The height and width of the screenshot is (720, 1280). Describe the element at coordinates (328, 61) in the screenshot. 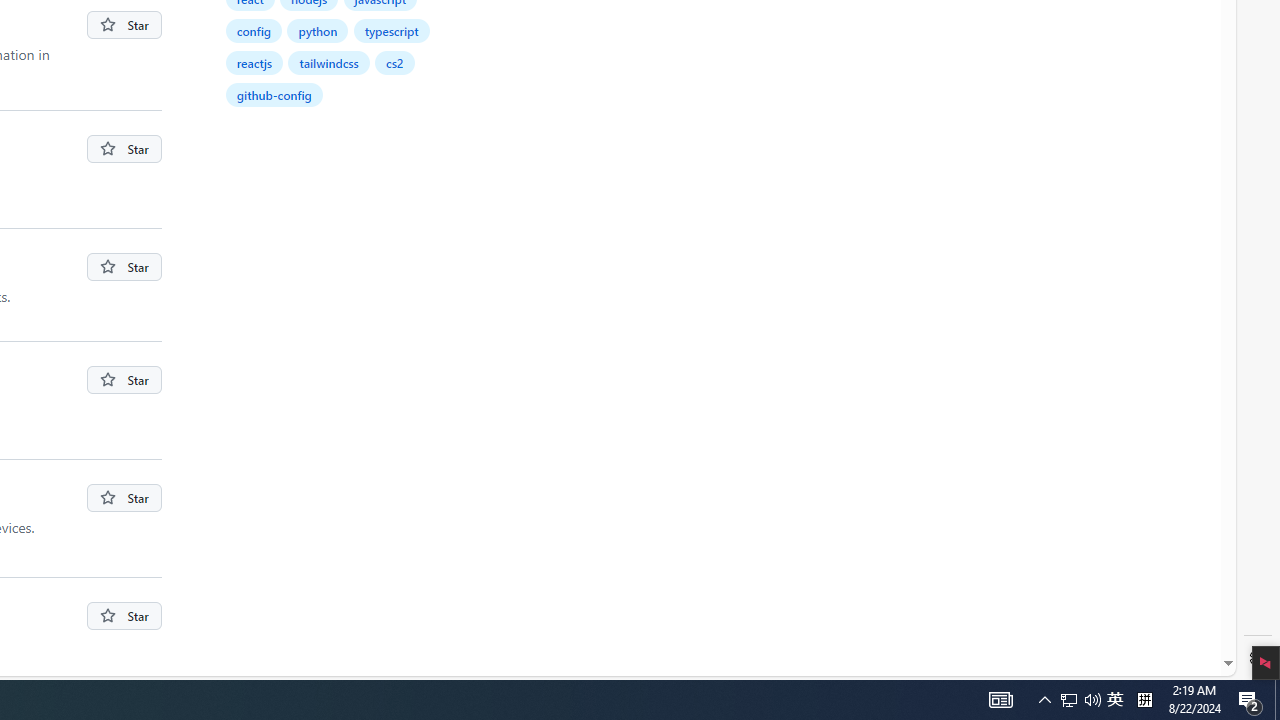

I see `'tailwindcss'` at that location.